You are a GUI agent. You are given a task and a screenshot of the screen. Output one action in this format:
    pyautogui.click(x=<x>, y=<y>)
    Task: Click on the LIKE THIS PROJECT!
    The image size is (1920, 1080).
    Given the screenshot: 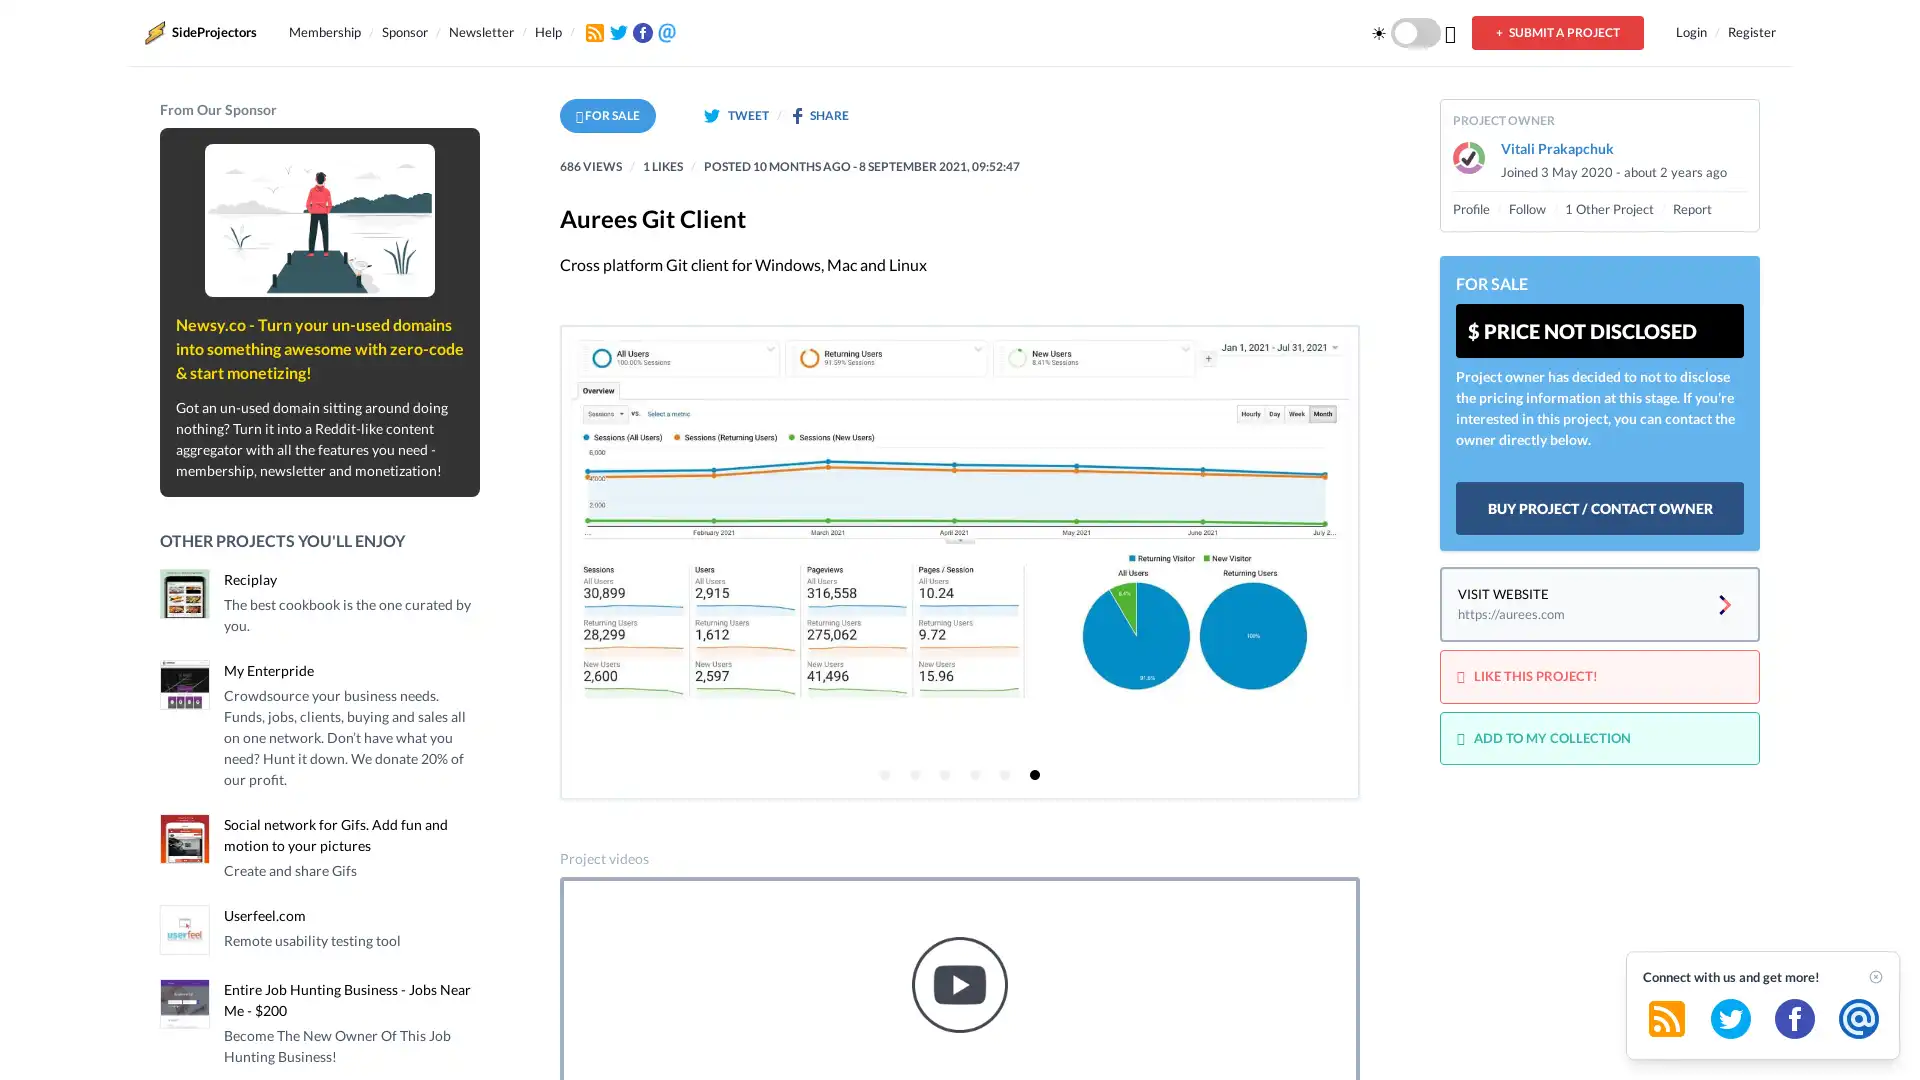 What is the action you would take?
    pyautogui.click(x=1598, y=675)
    